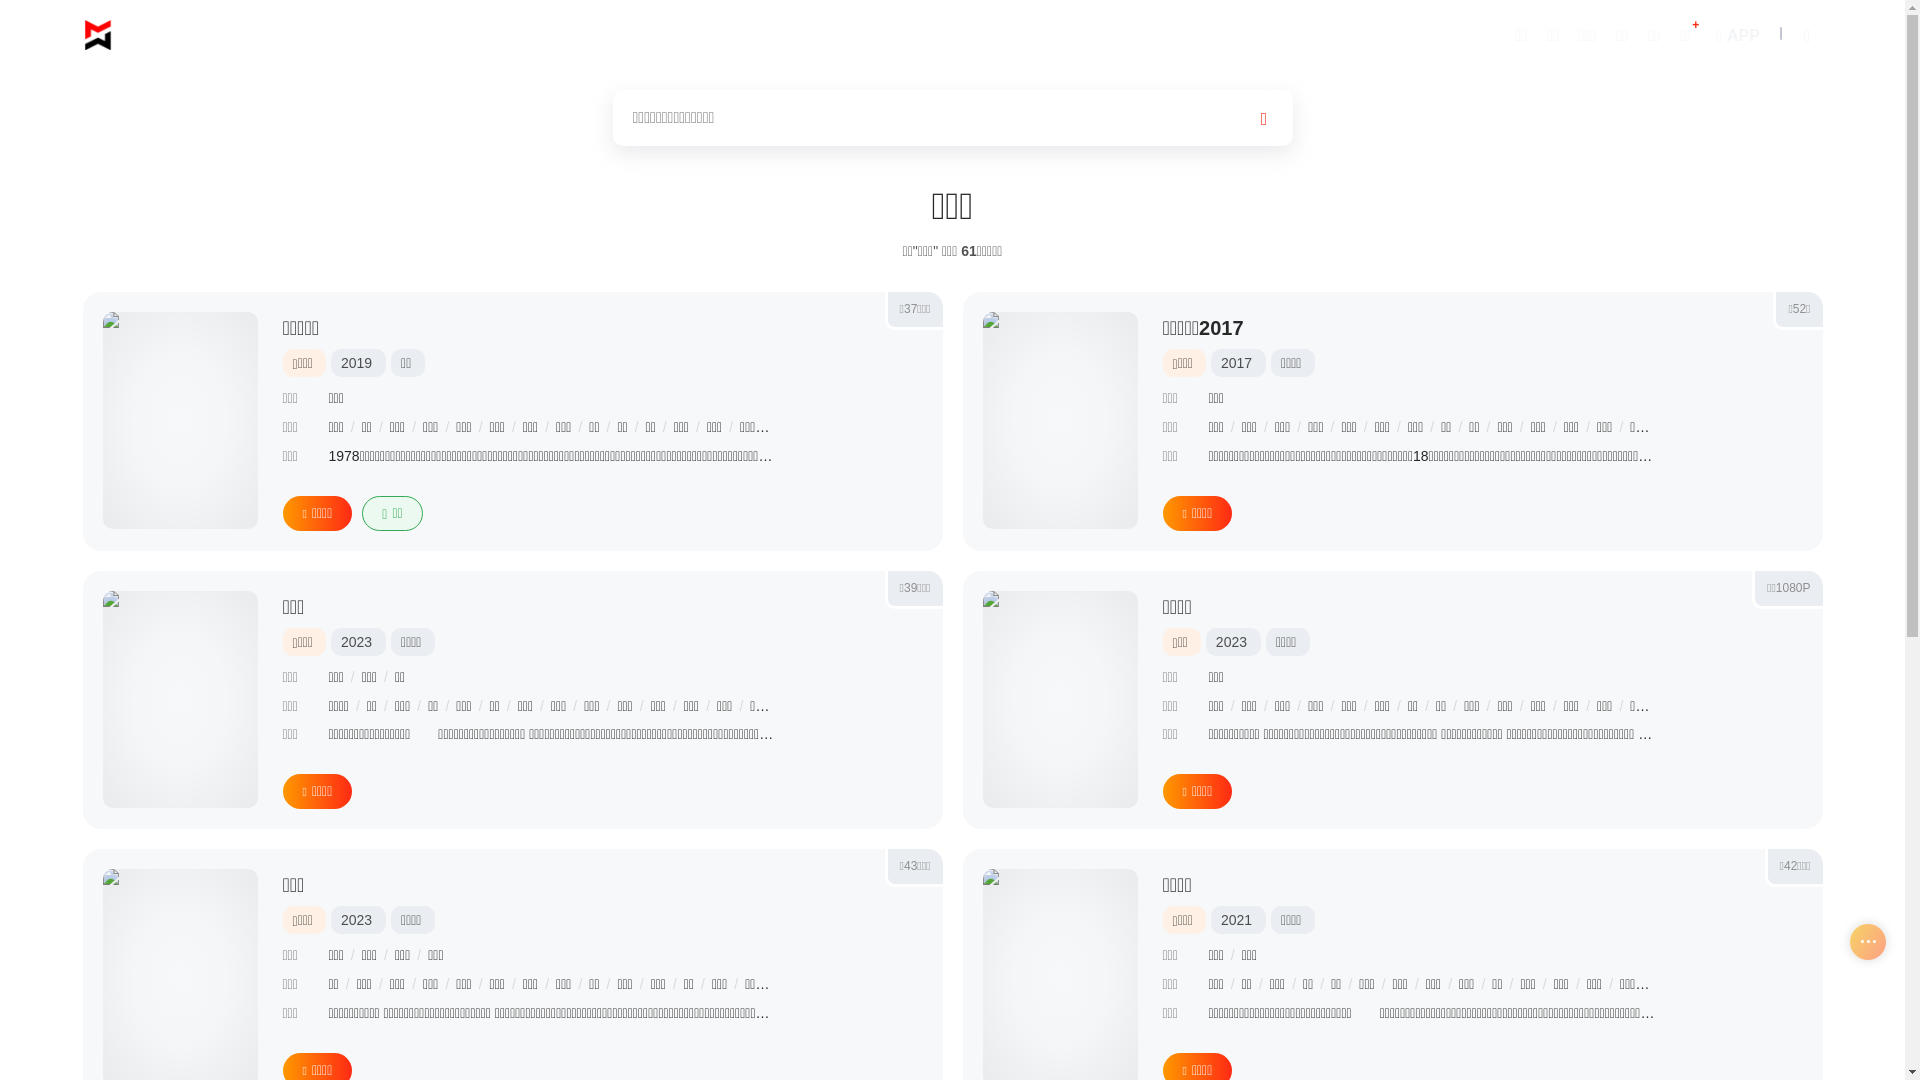 The width and height of the screenshot is (1920, 1080). I want to click on '2017', so click(1235, 362).